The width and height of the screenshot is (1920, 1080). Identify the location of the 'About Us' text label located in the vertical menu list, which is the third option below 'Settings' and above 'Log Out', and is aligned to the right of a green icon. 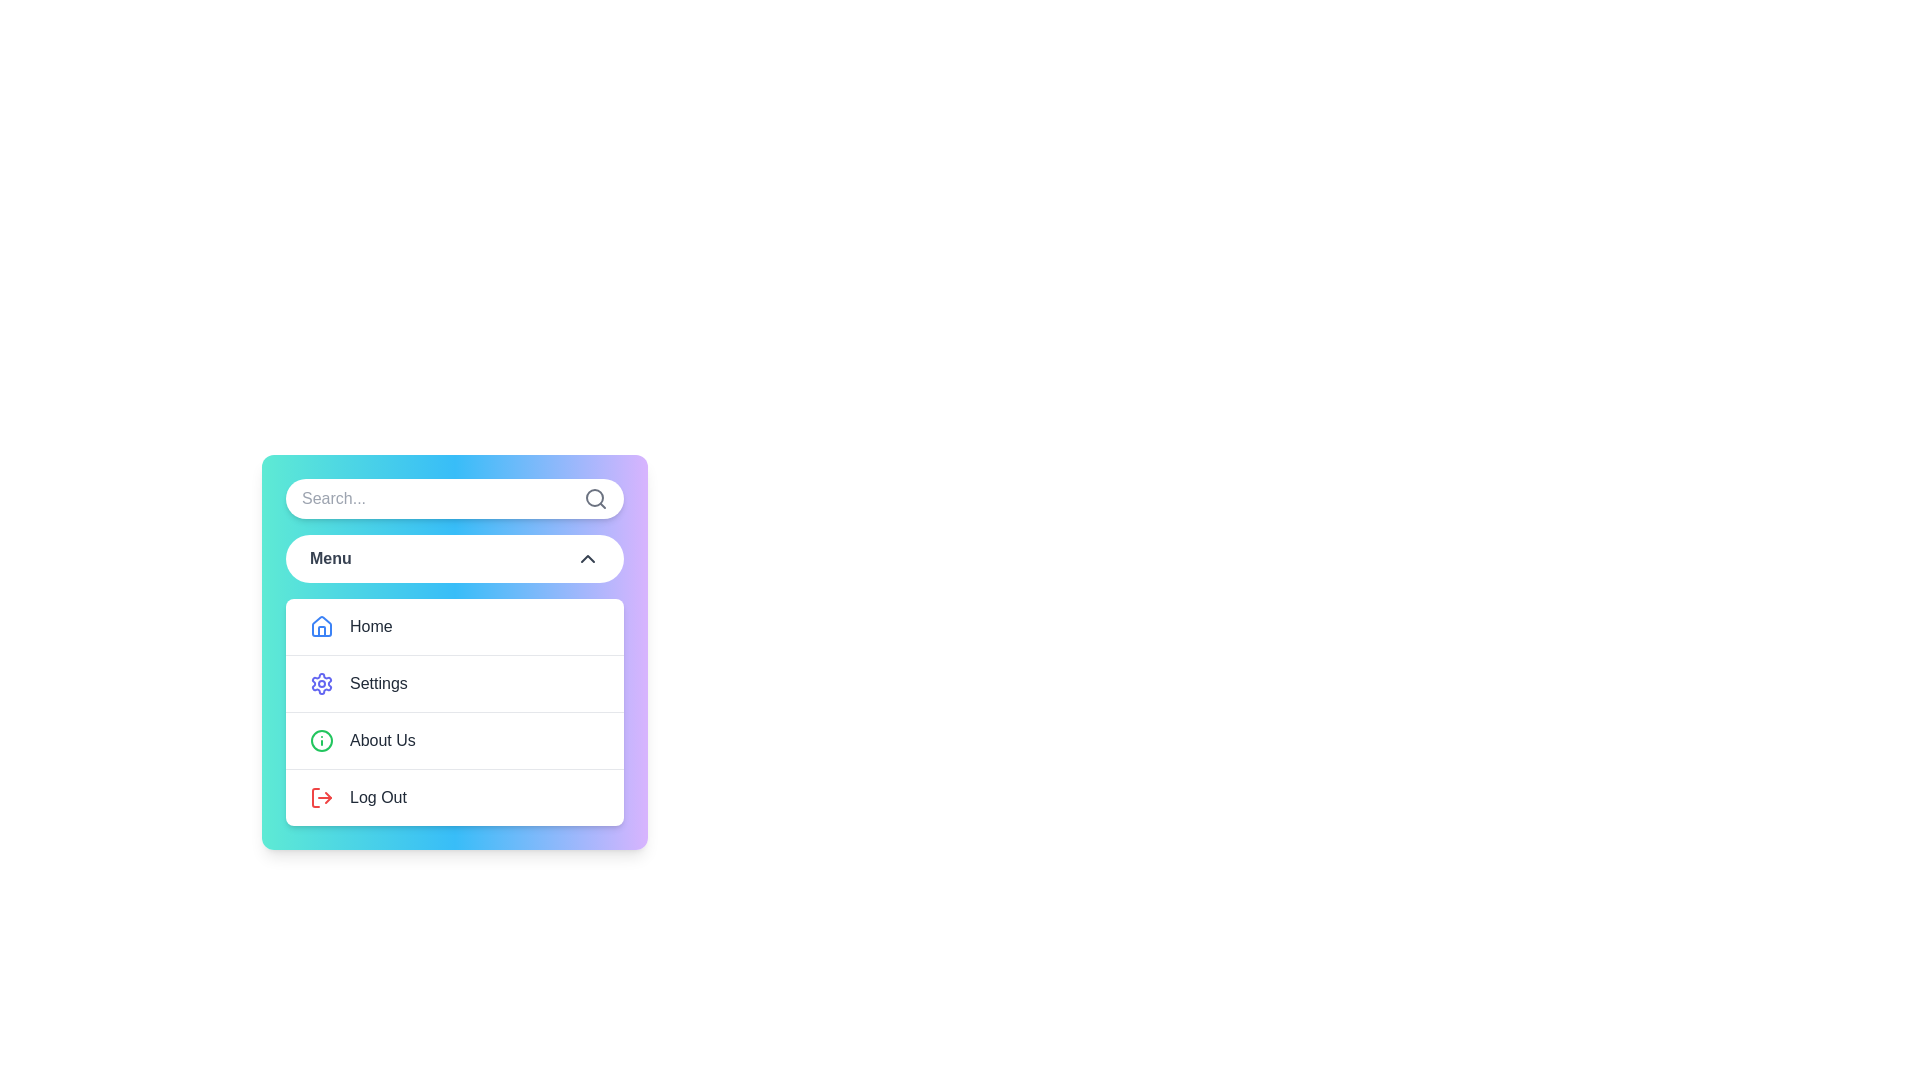
(382, 740).